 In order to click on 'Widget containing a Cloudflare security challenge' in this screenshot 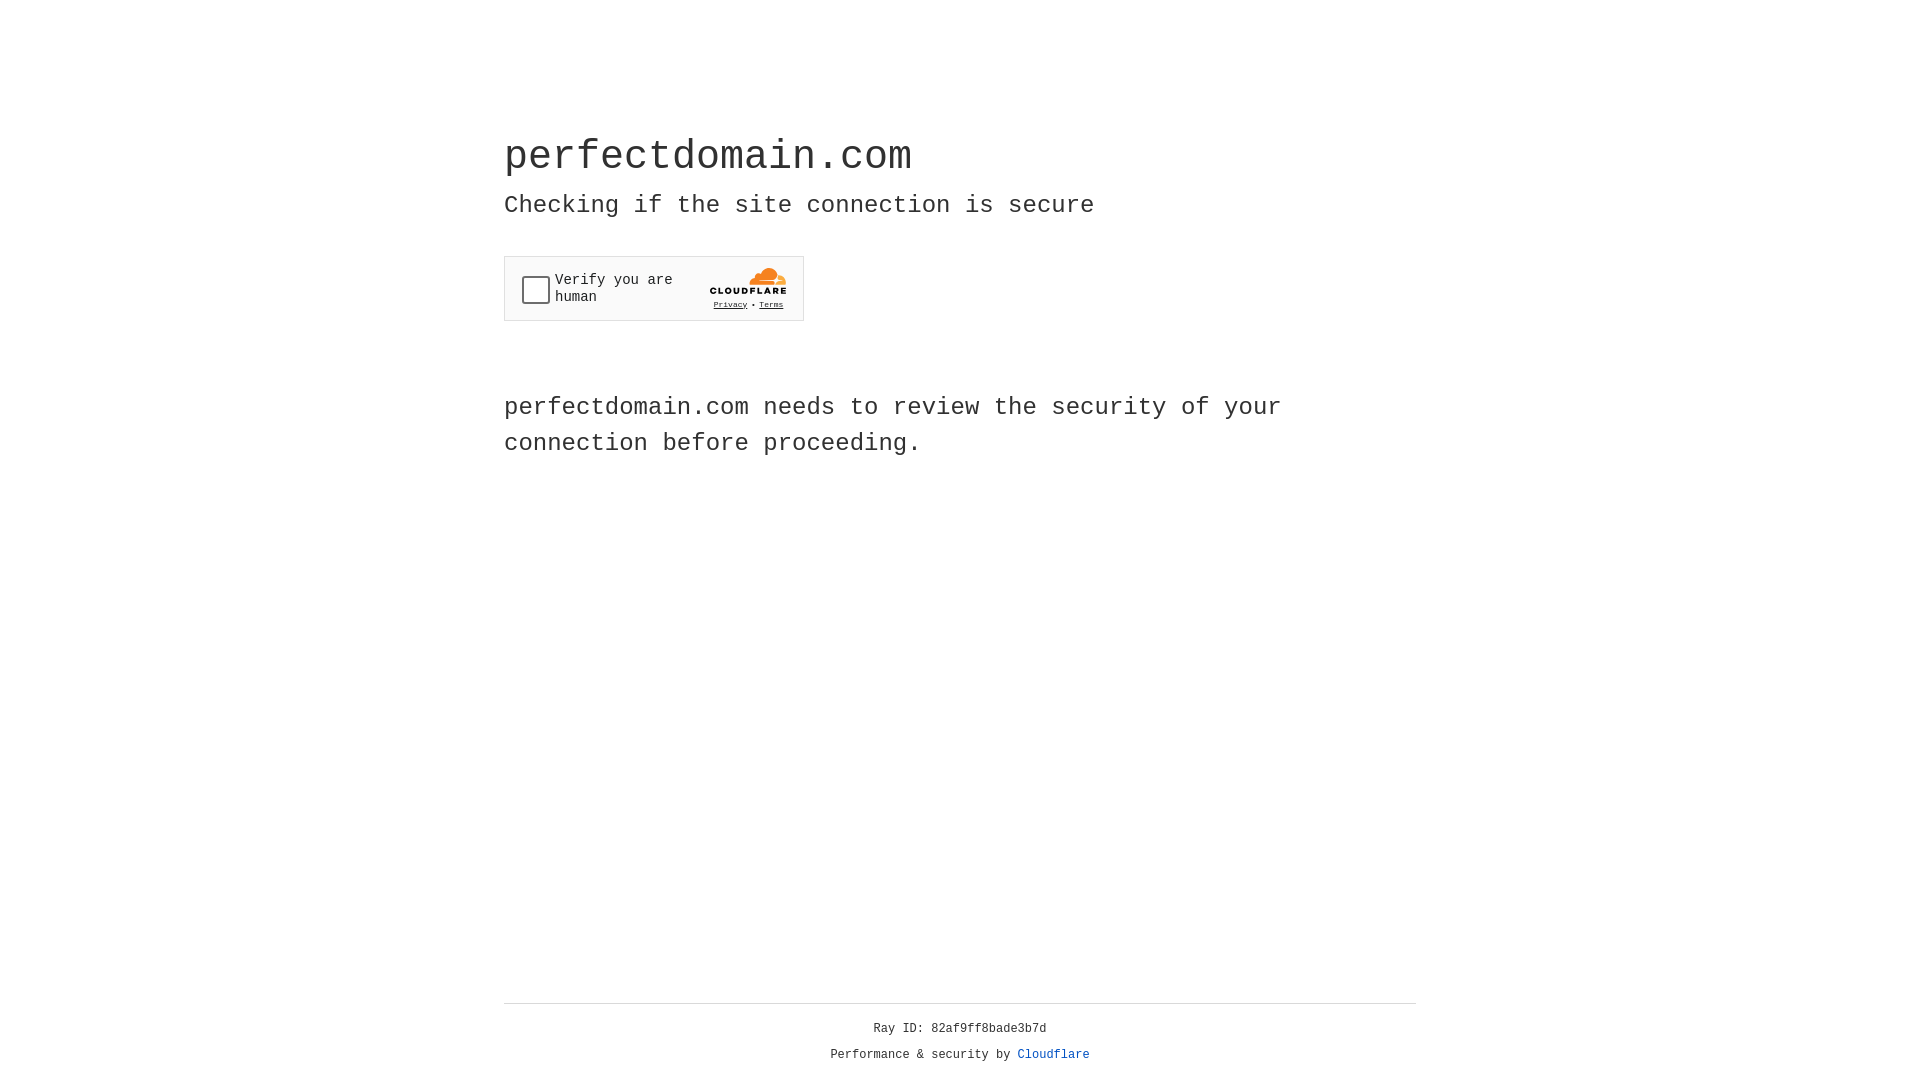, I will do `click(653, 288)`.